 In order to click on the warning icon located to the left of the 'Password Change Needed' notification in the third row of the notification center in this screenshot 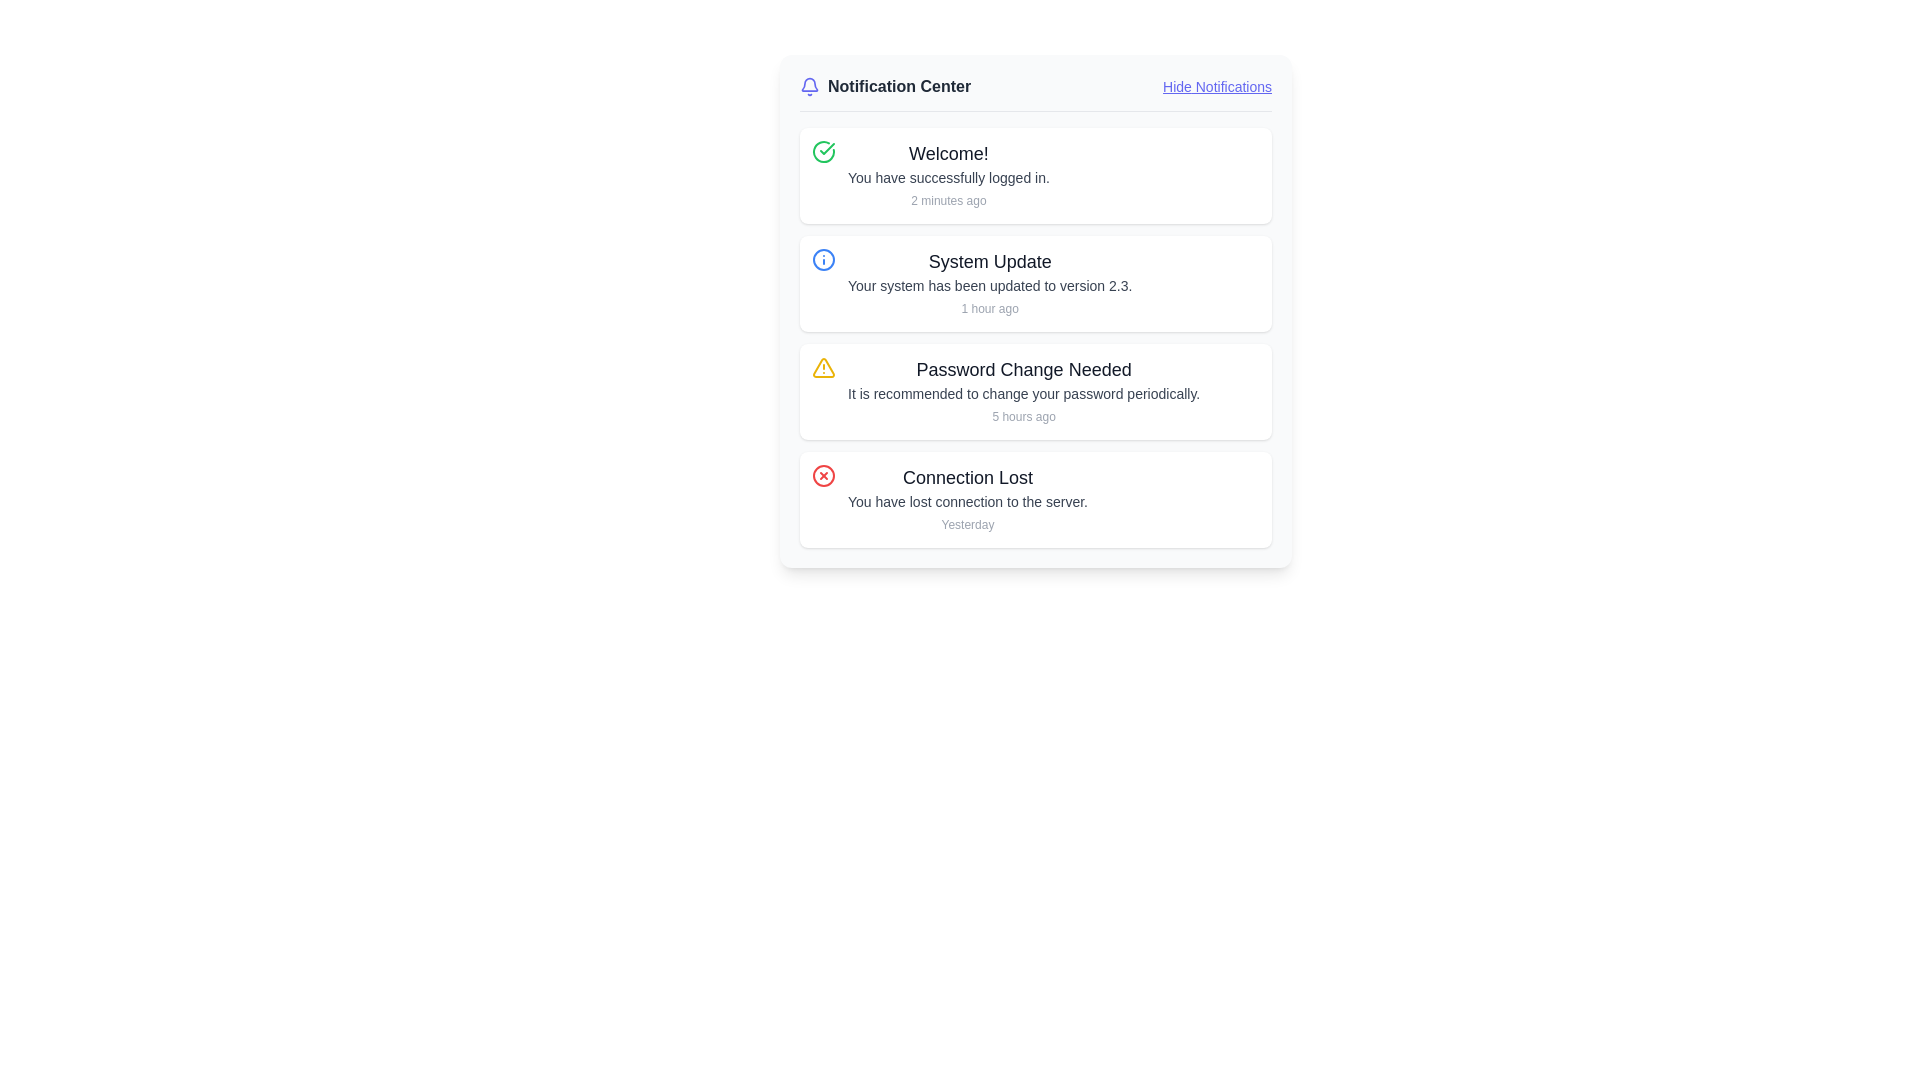, I will do `click(824, 367)`.